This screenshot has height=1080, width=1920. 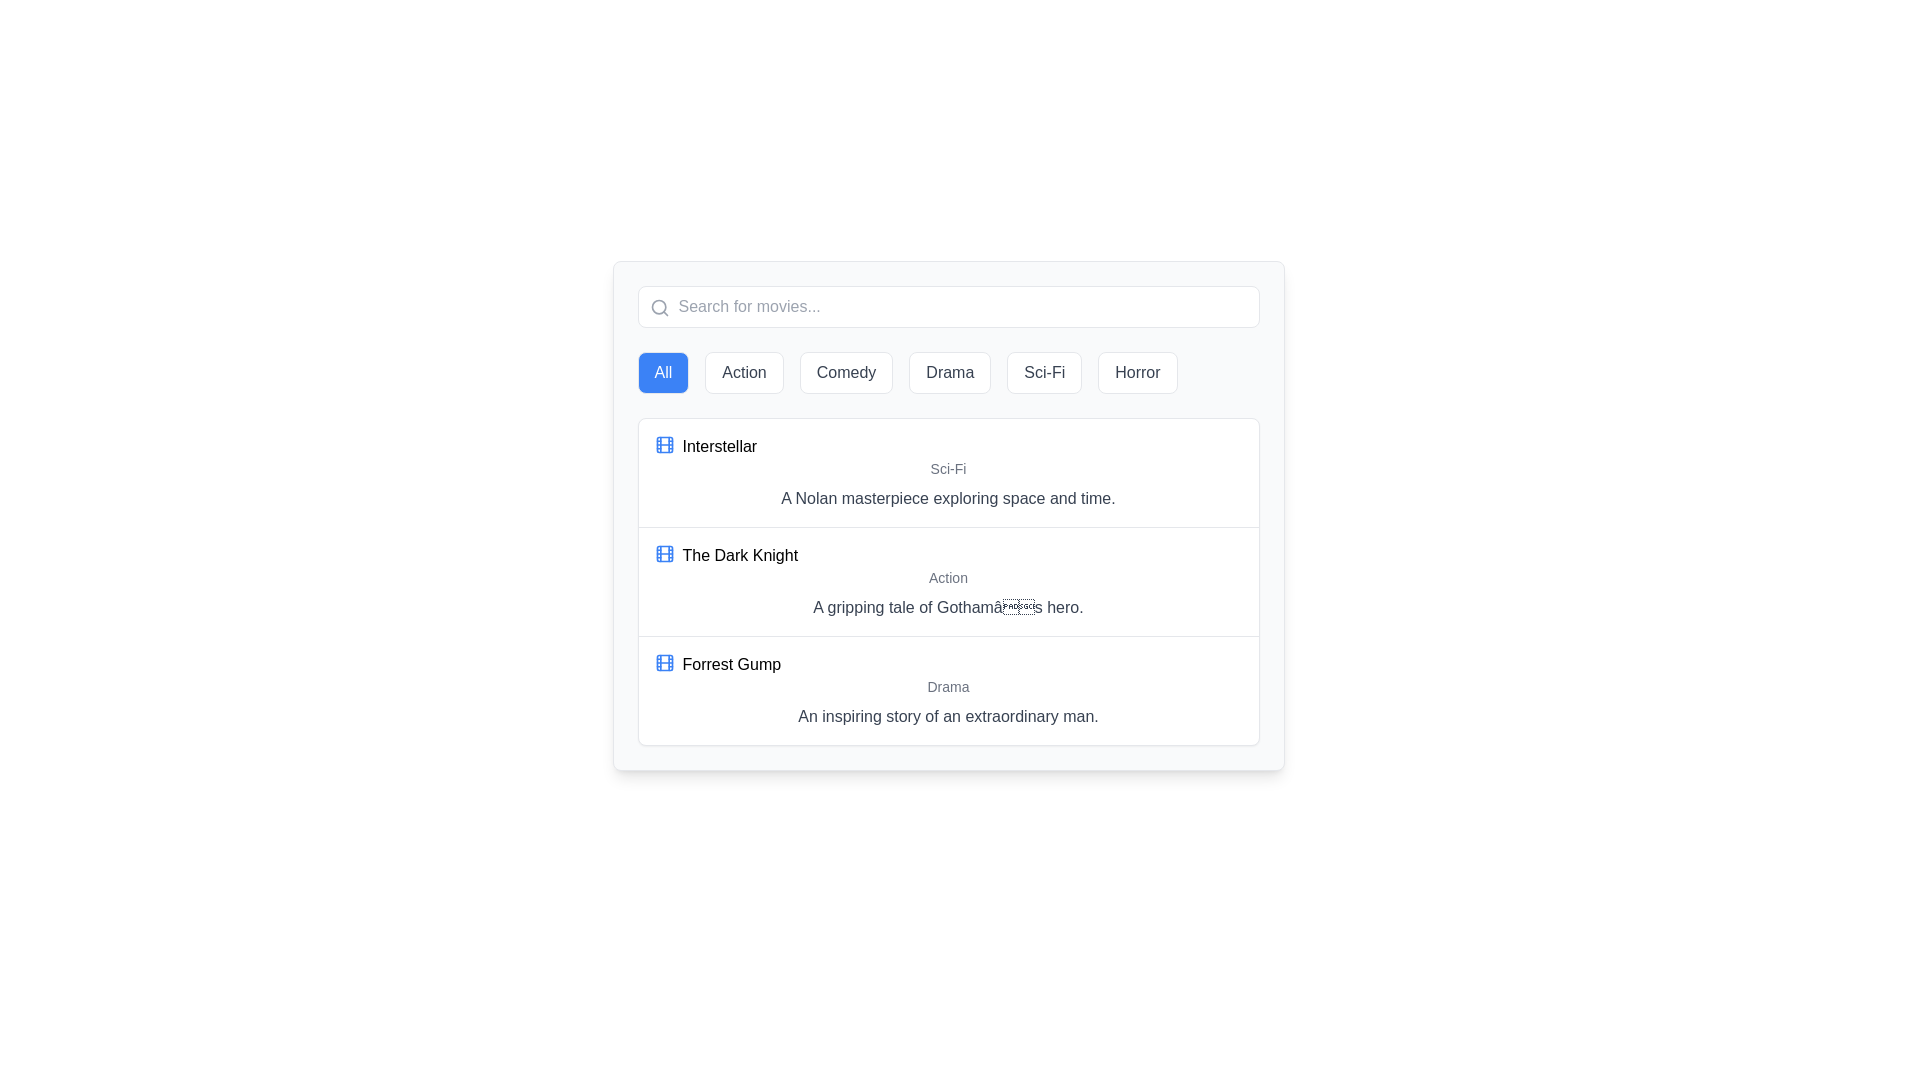 I want to click on the movie icon for 'Interstellar' that indicates it pertains to a movie or film, located at the leftmost side before the movie's title text, so click(x=664, y=443).